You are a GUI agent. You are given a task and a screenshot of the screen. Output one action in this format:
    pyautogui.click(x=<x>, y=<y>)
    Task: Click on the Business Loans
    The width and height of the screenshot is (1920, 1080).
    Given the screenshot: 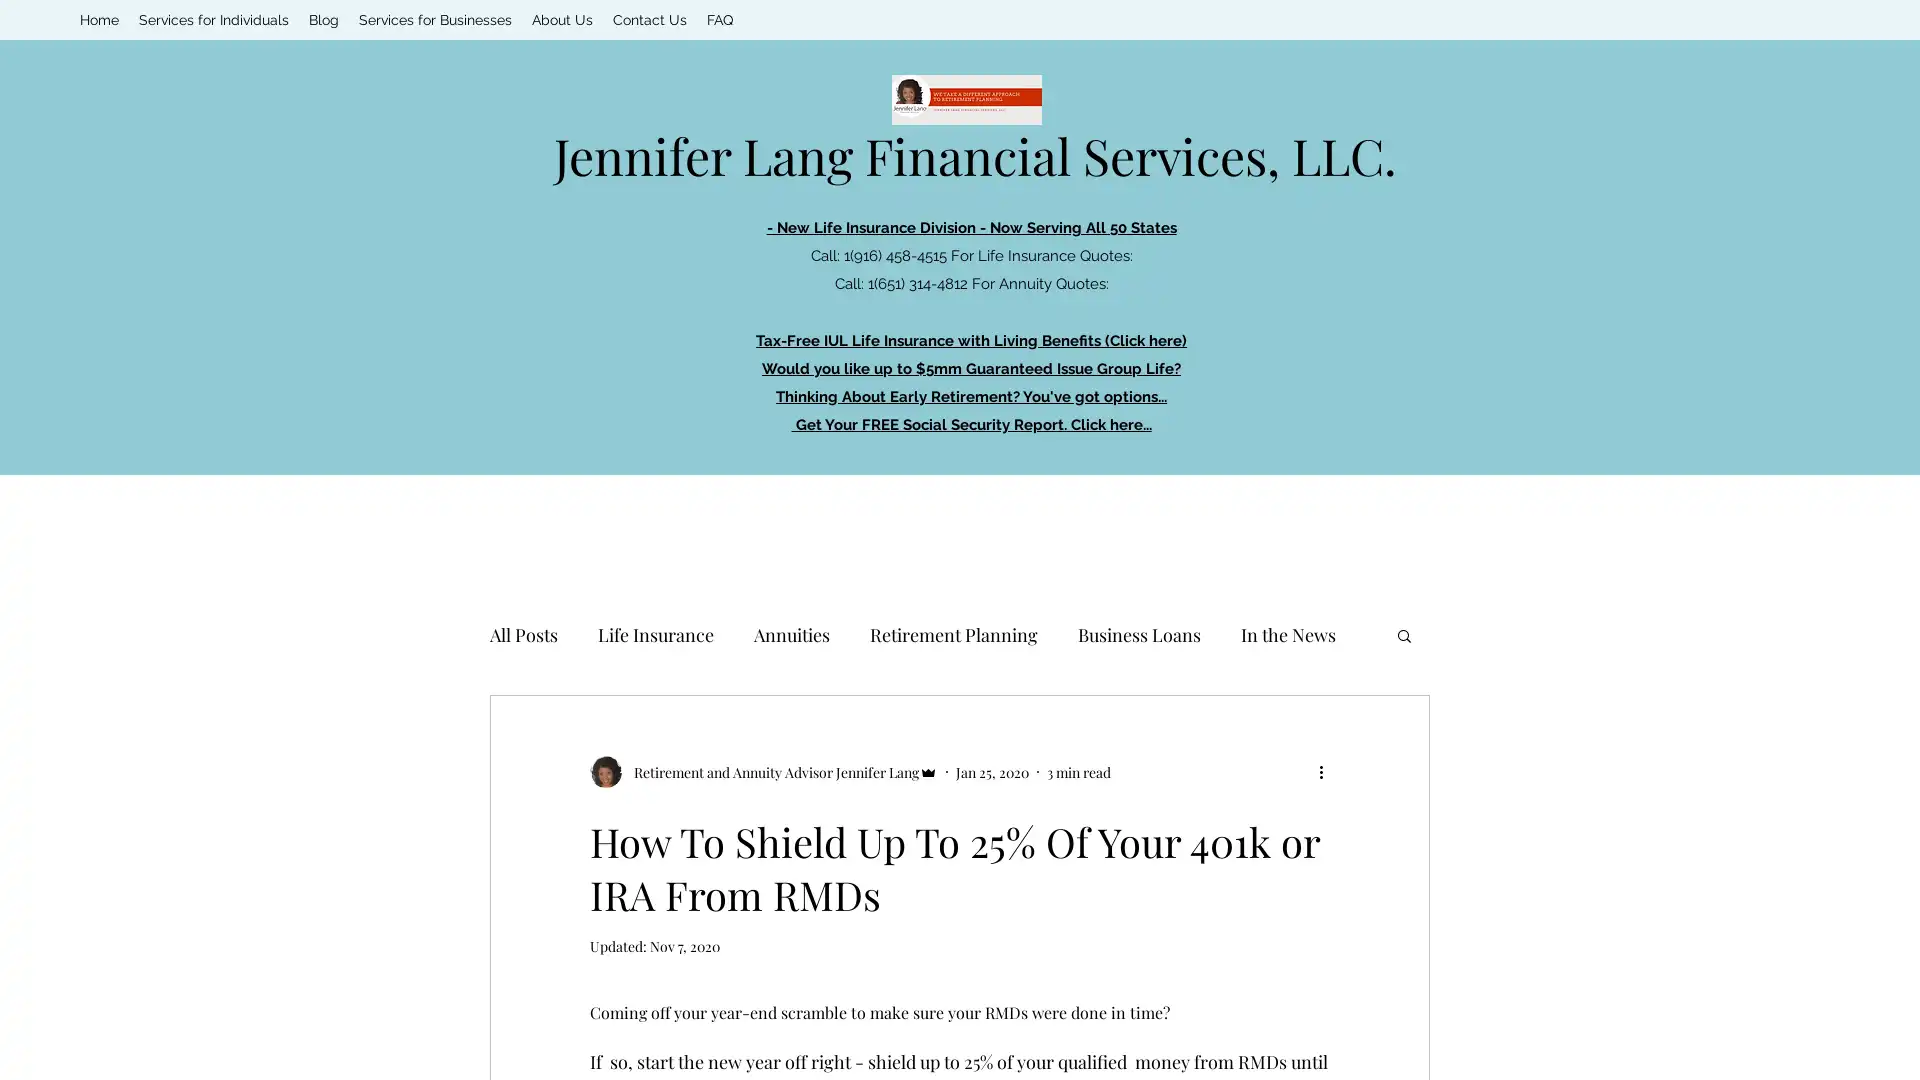 What is the action you would take?
    pyautogui.click(x=1139, y=635)
    